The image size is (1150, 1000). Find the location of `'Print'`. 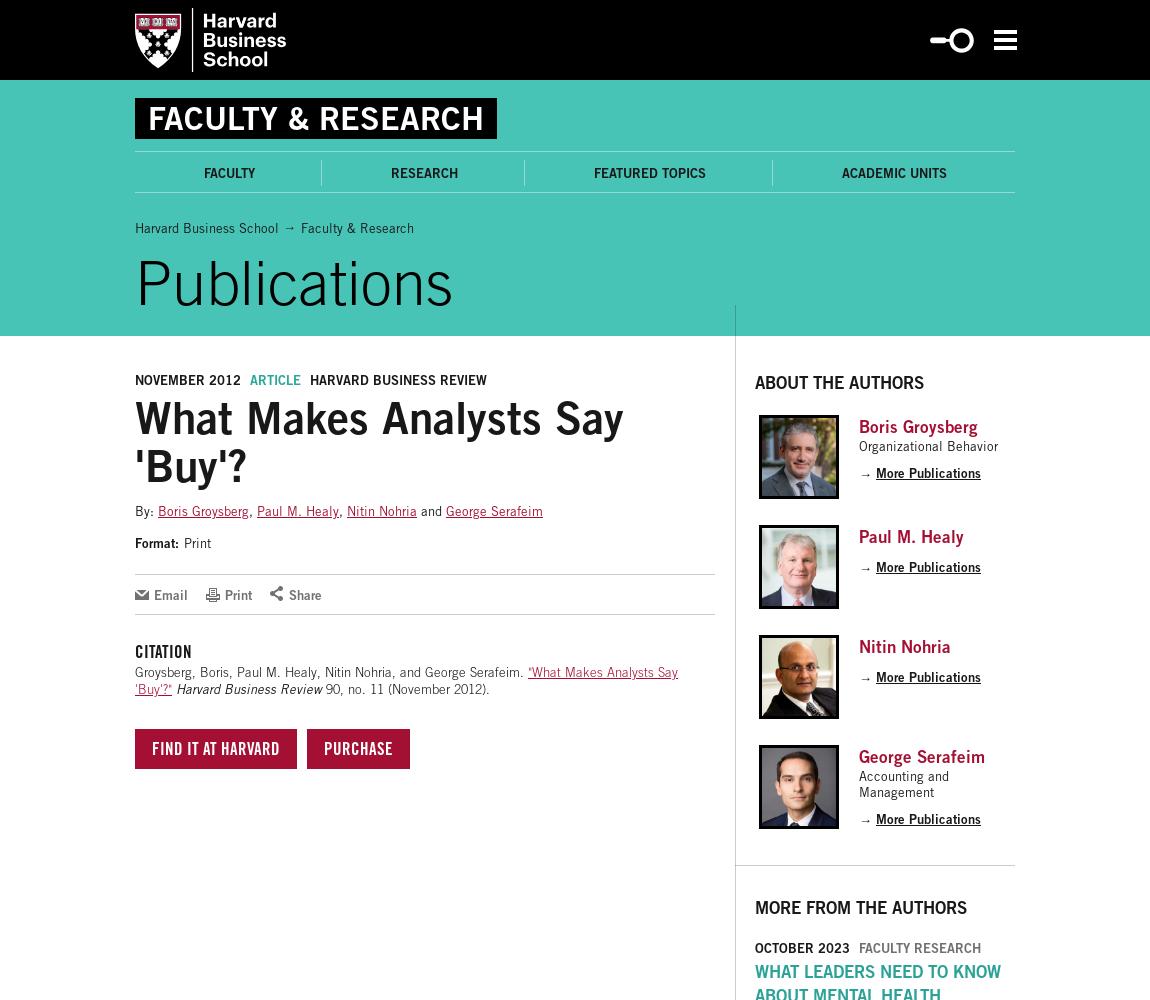

'Print' is located at coordinates (196, 543).